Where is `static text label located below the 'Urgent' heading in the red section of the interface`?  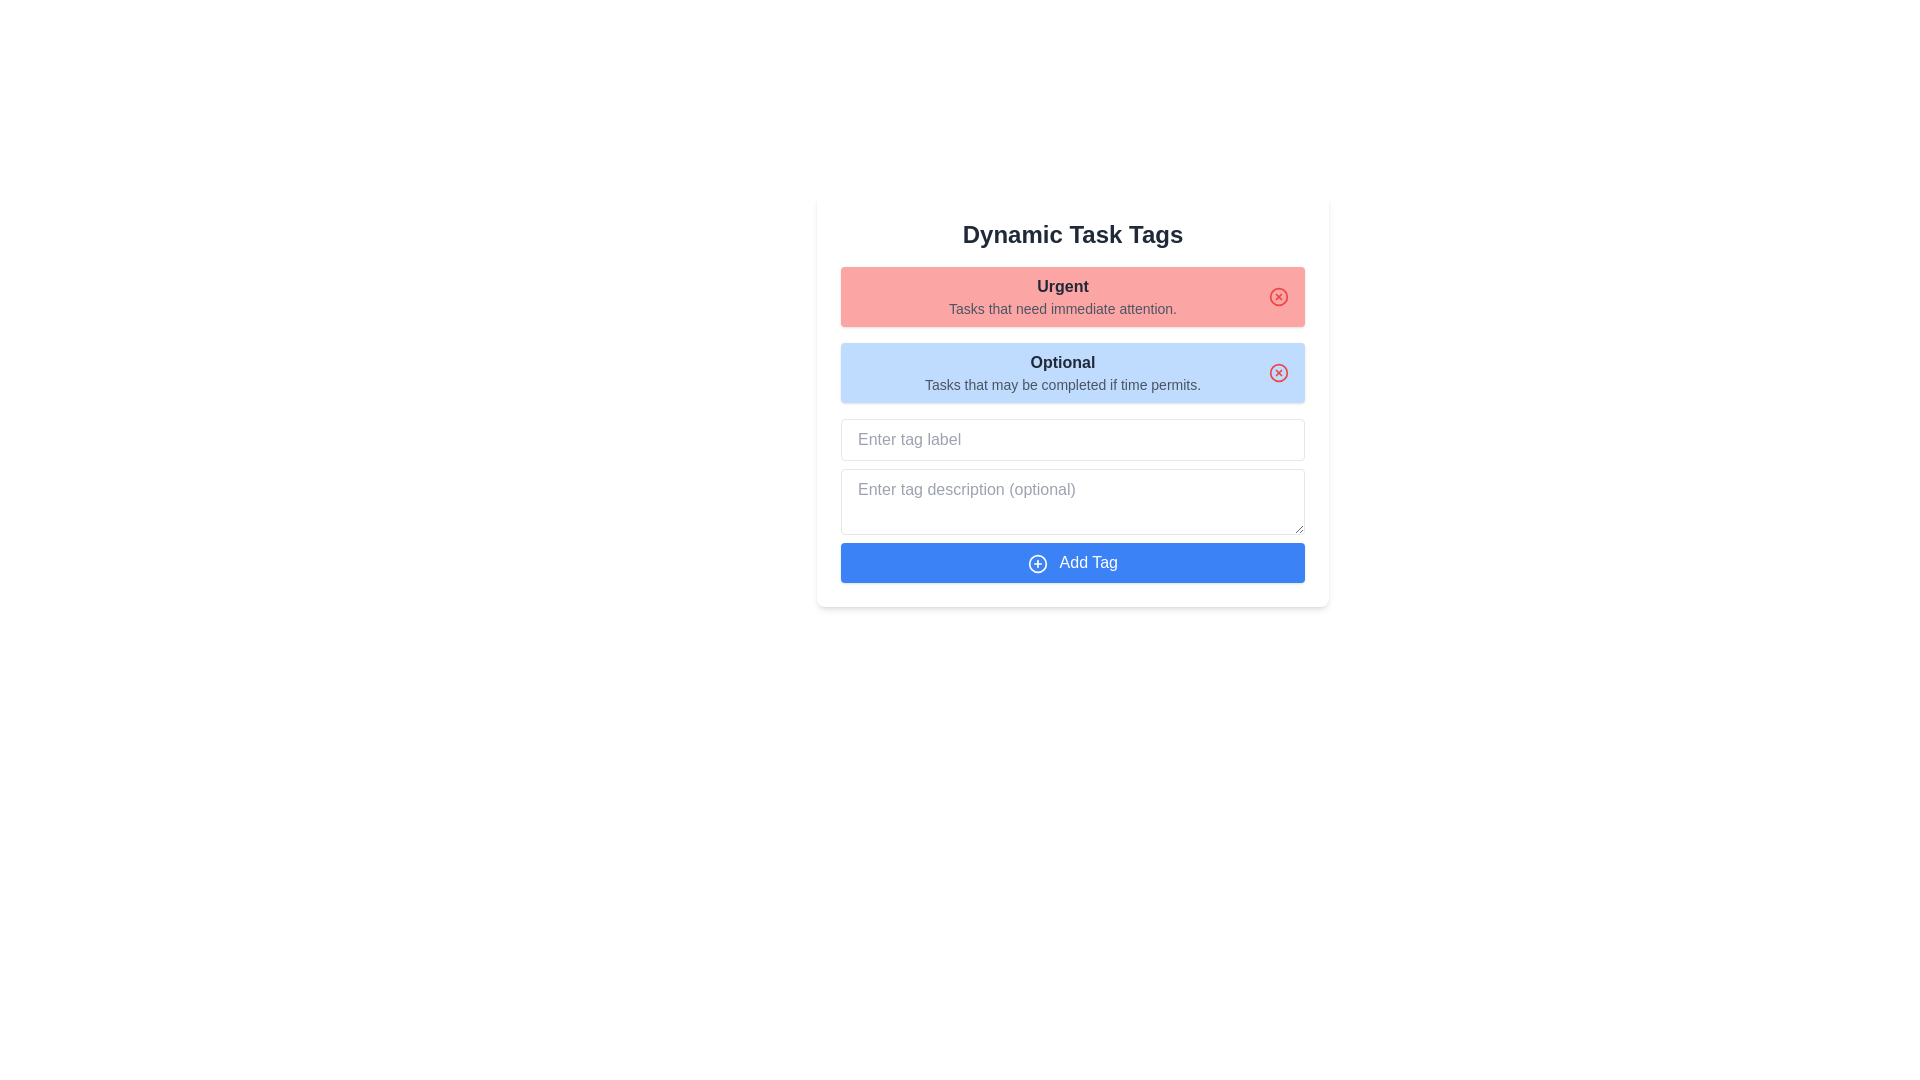 static text label located below the 'Urgent' heading in the red section of the interface is located at coordinates (1061, 308).